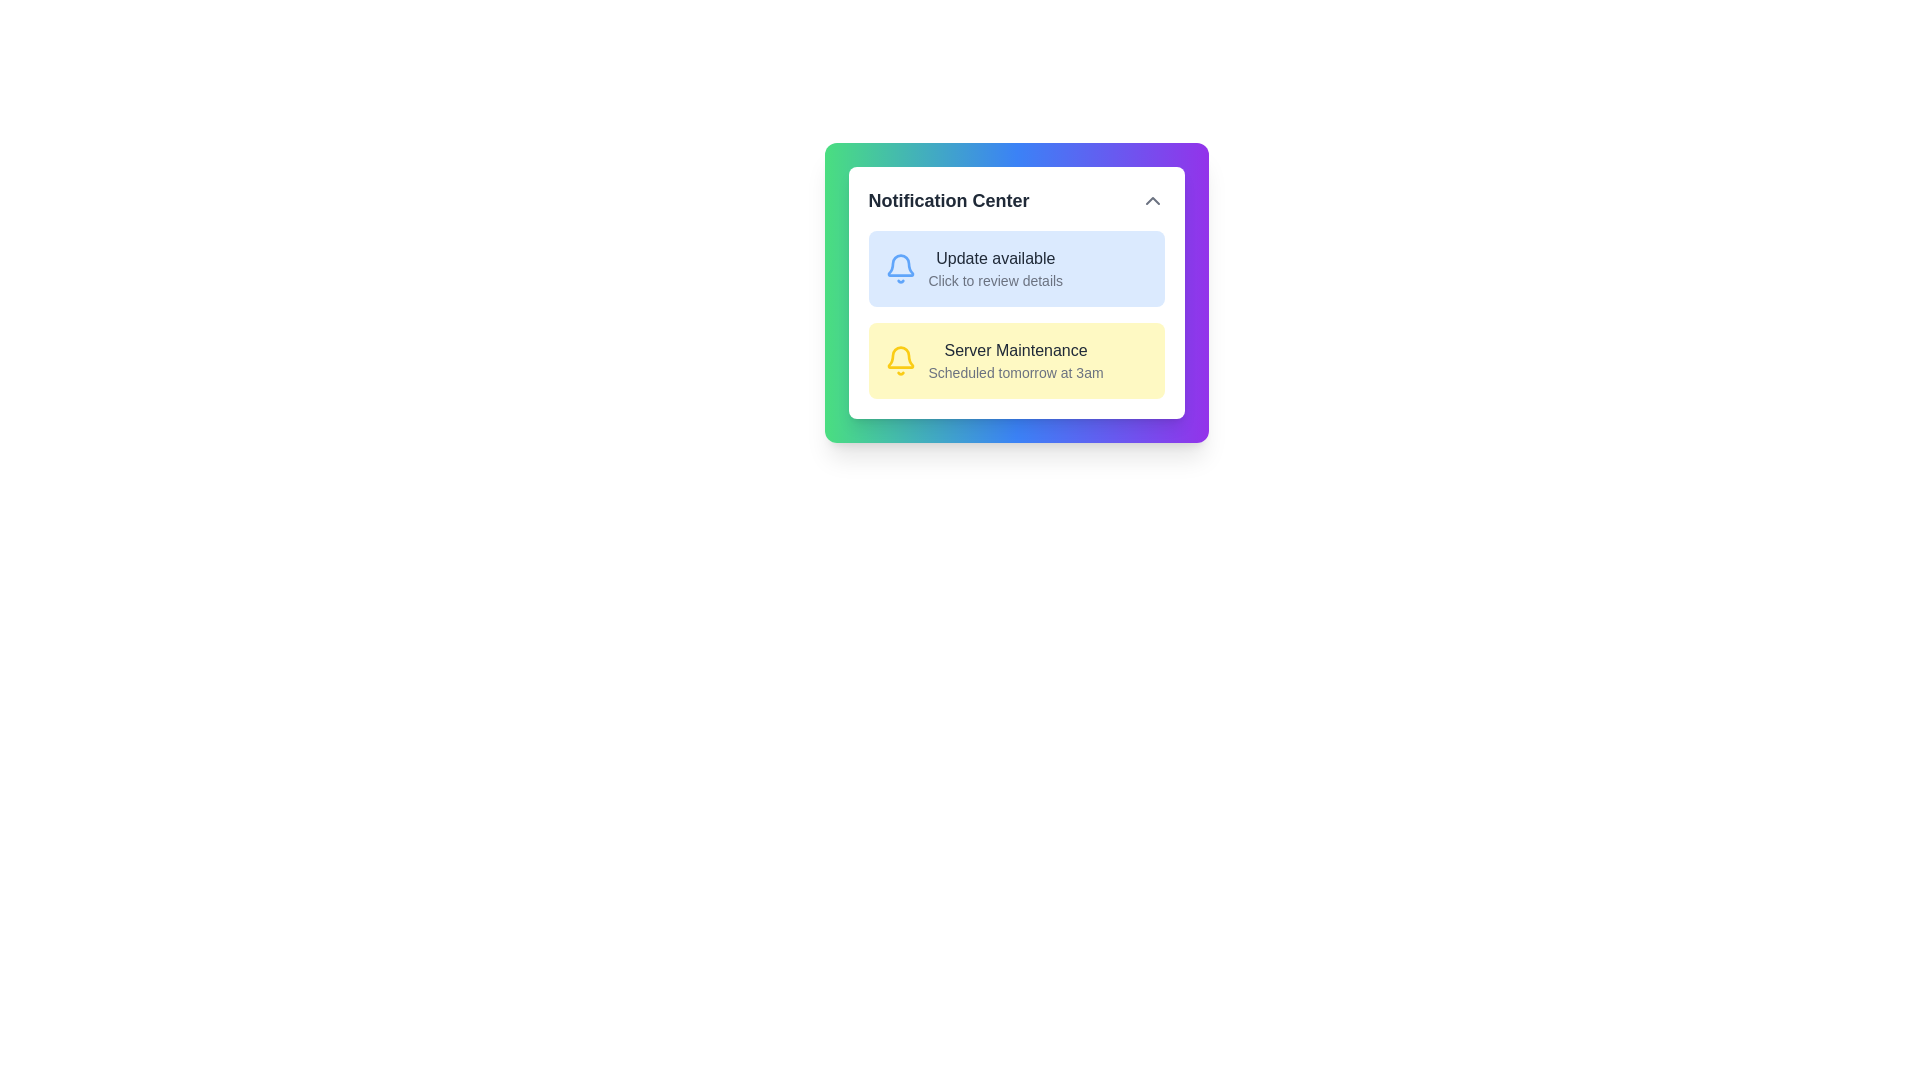 This screenshot has width=1920, height=1080. Describe the element at coordinates (1016, 268) in the screenshot. I see `the notification element that informs the user about update availability, positioned above the 'Server Maintenance' notification in the notification center panel` at that location.